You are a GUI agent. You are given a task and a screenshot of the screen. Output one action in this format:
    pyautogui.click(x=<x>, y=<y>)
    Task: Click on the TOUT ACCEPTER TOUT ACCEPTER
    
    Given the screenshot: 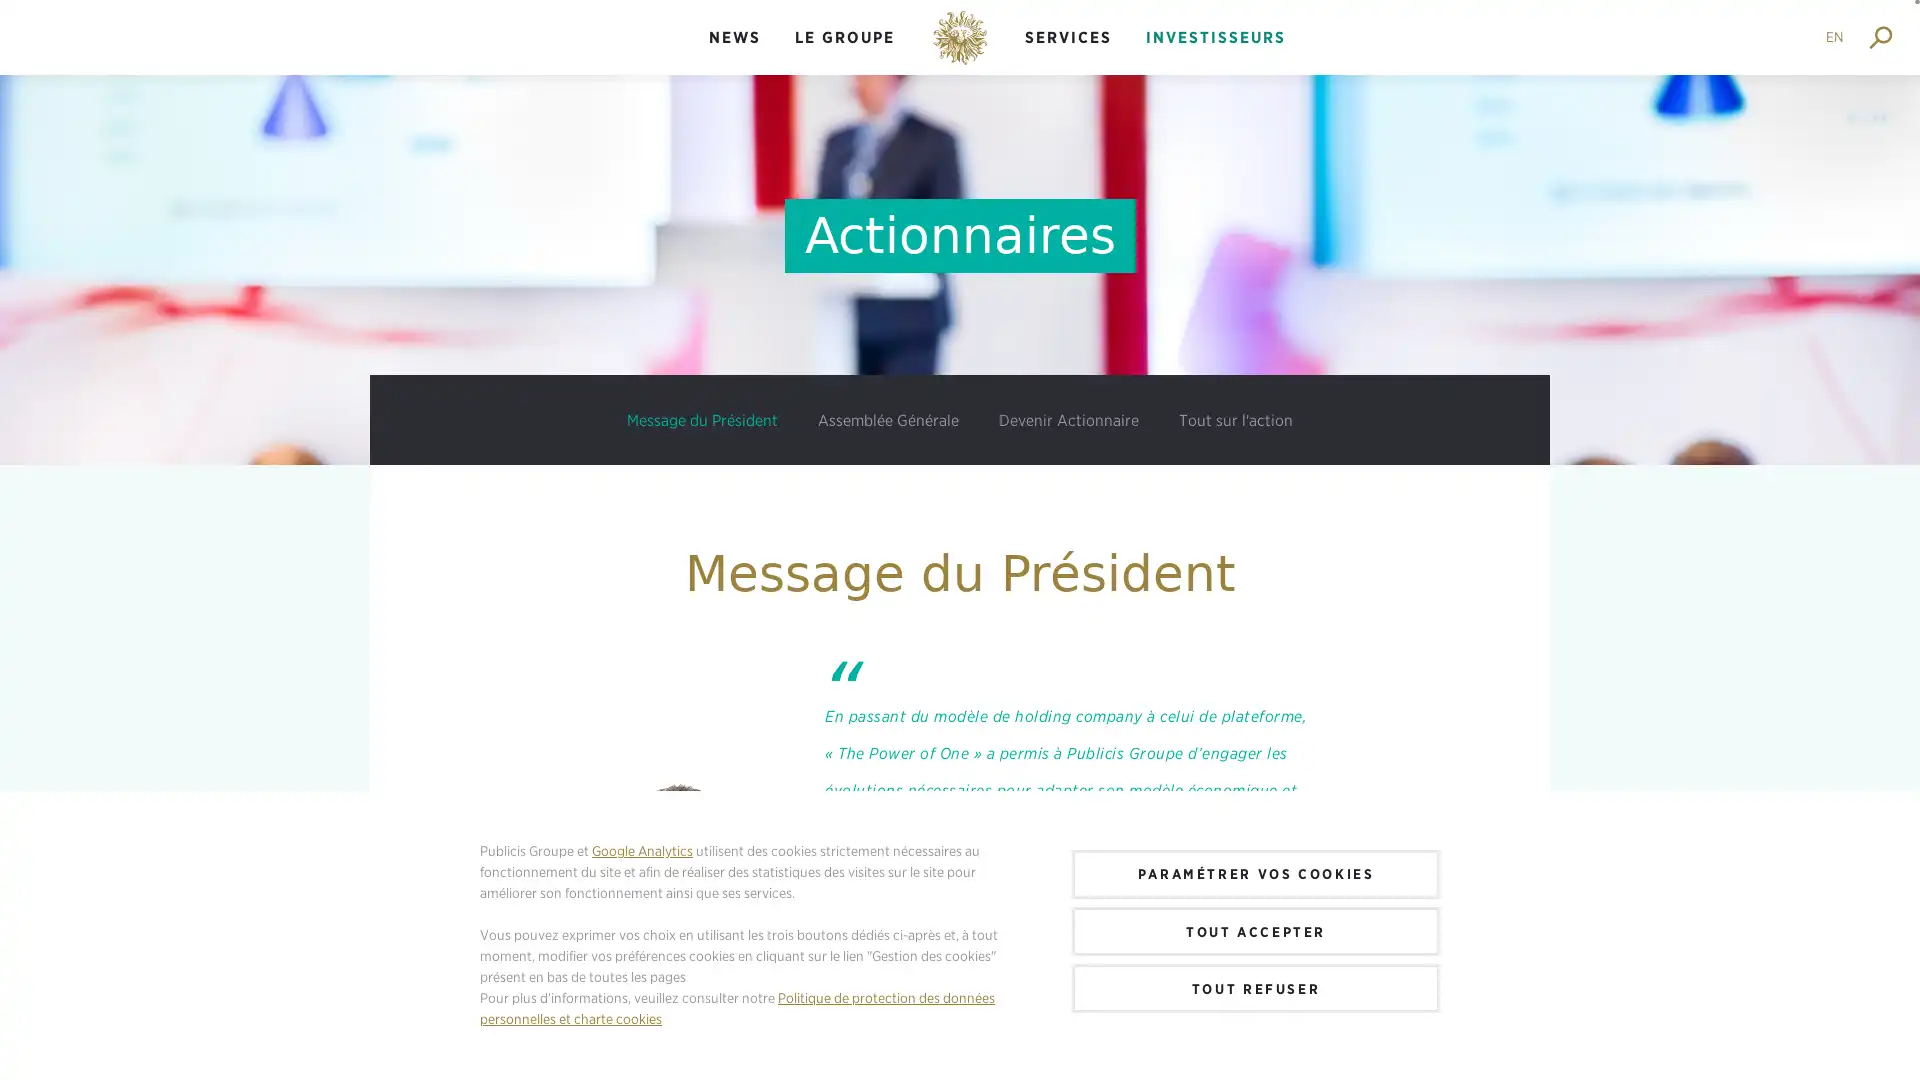 What is the action you would take?
    pyautogui.click(x=1255, y=930)
    